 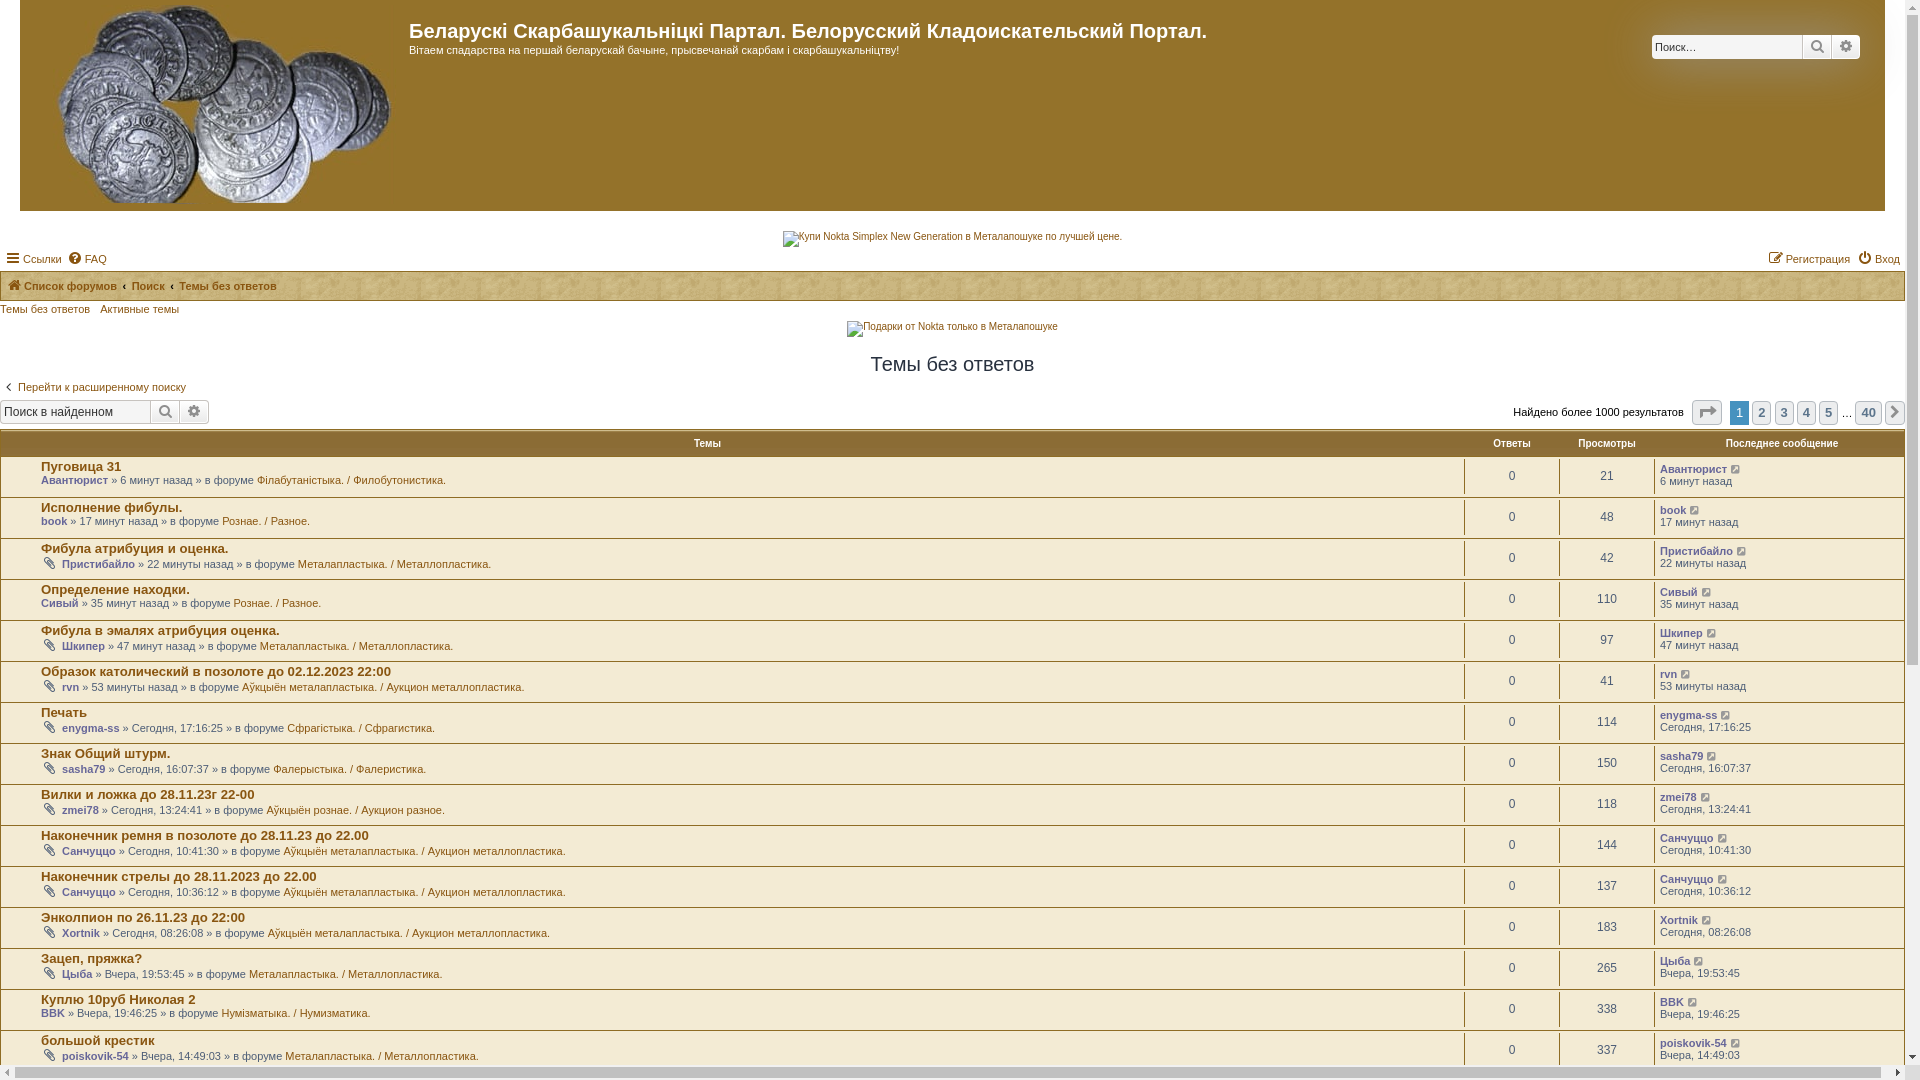 I want to click on 'rvn', so click(x=70, y=685).